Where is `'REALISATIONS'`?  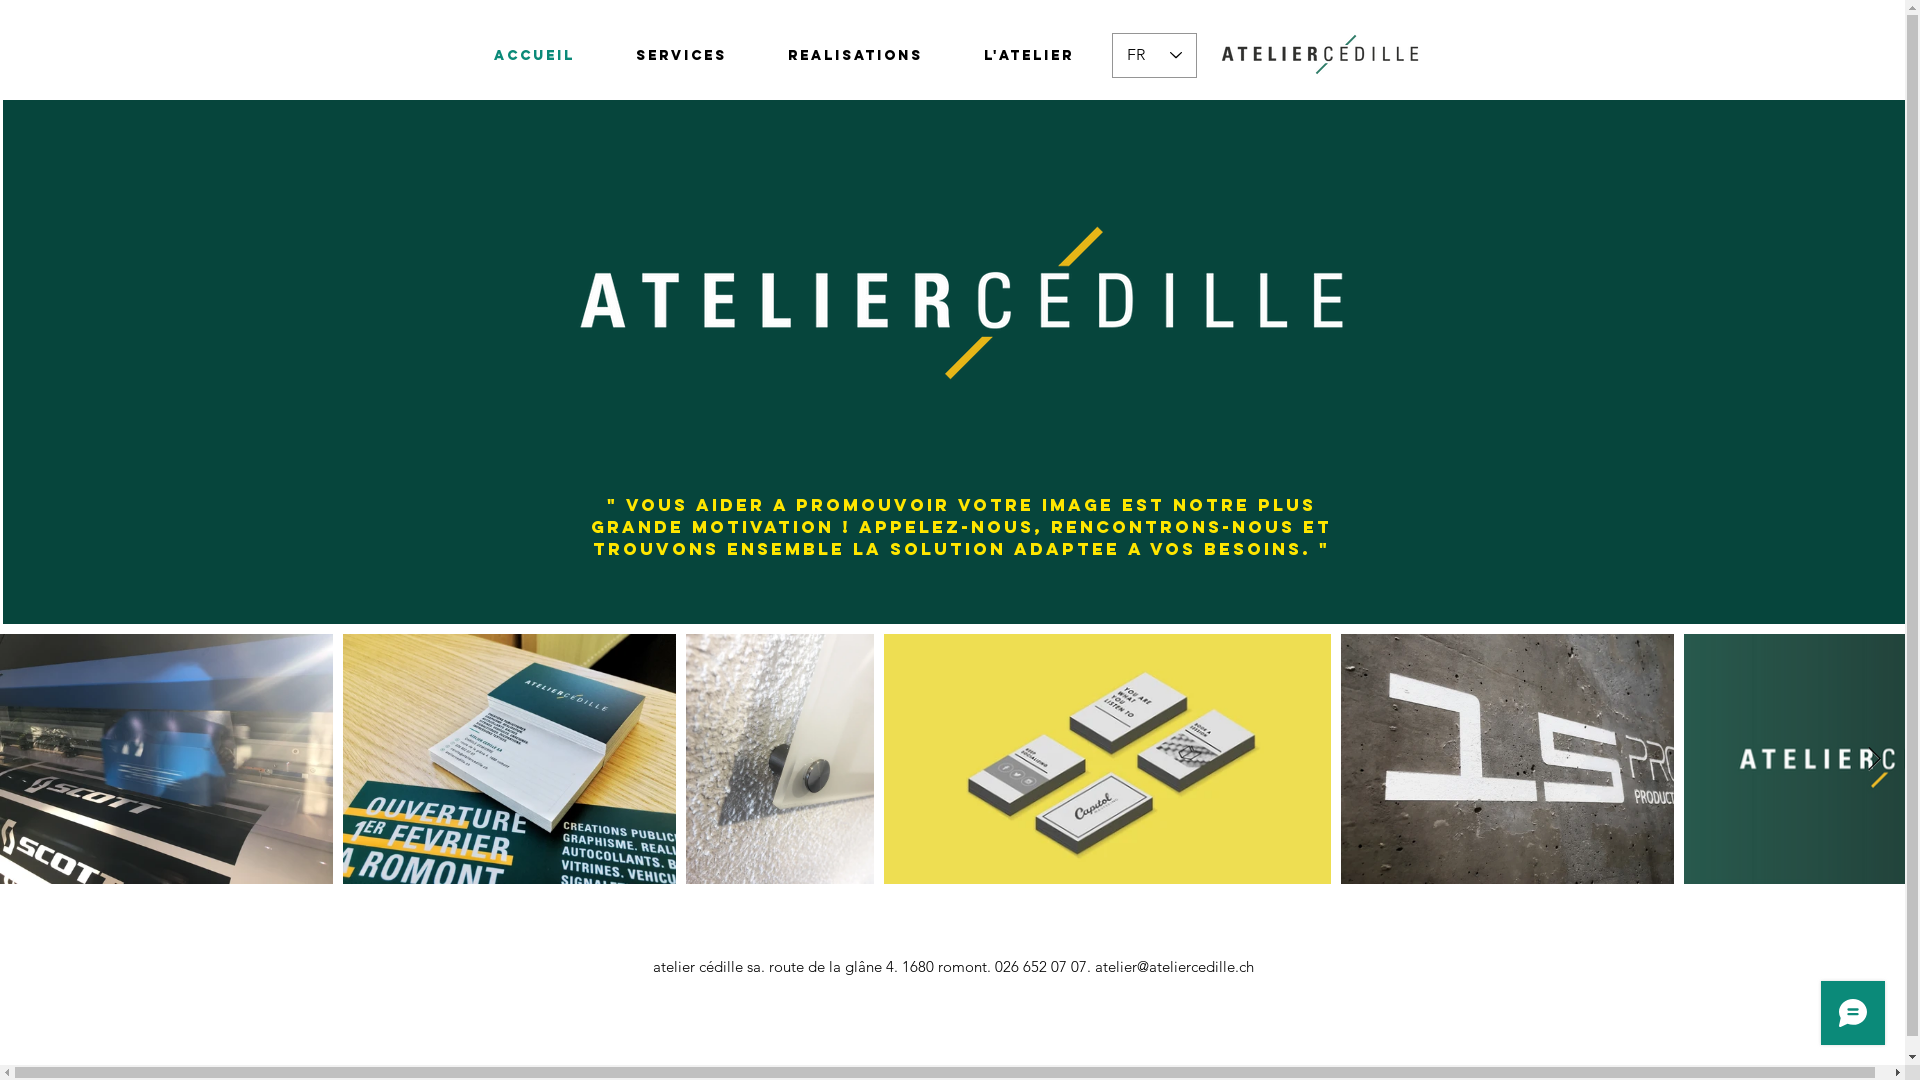 'REALISATIONS' is located at coordinates (855, 55).